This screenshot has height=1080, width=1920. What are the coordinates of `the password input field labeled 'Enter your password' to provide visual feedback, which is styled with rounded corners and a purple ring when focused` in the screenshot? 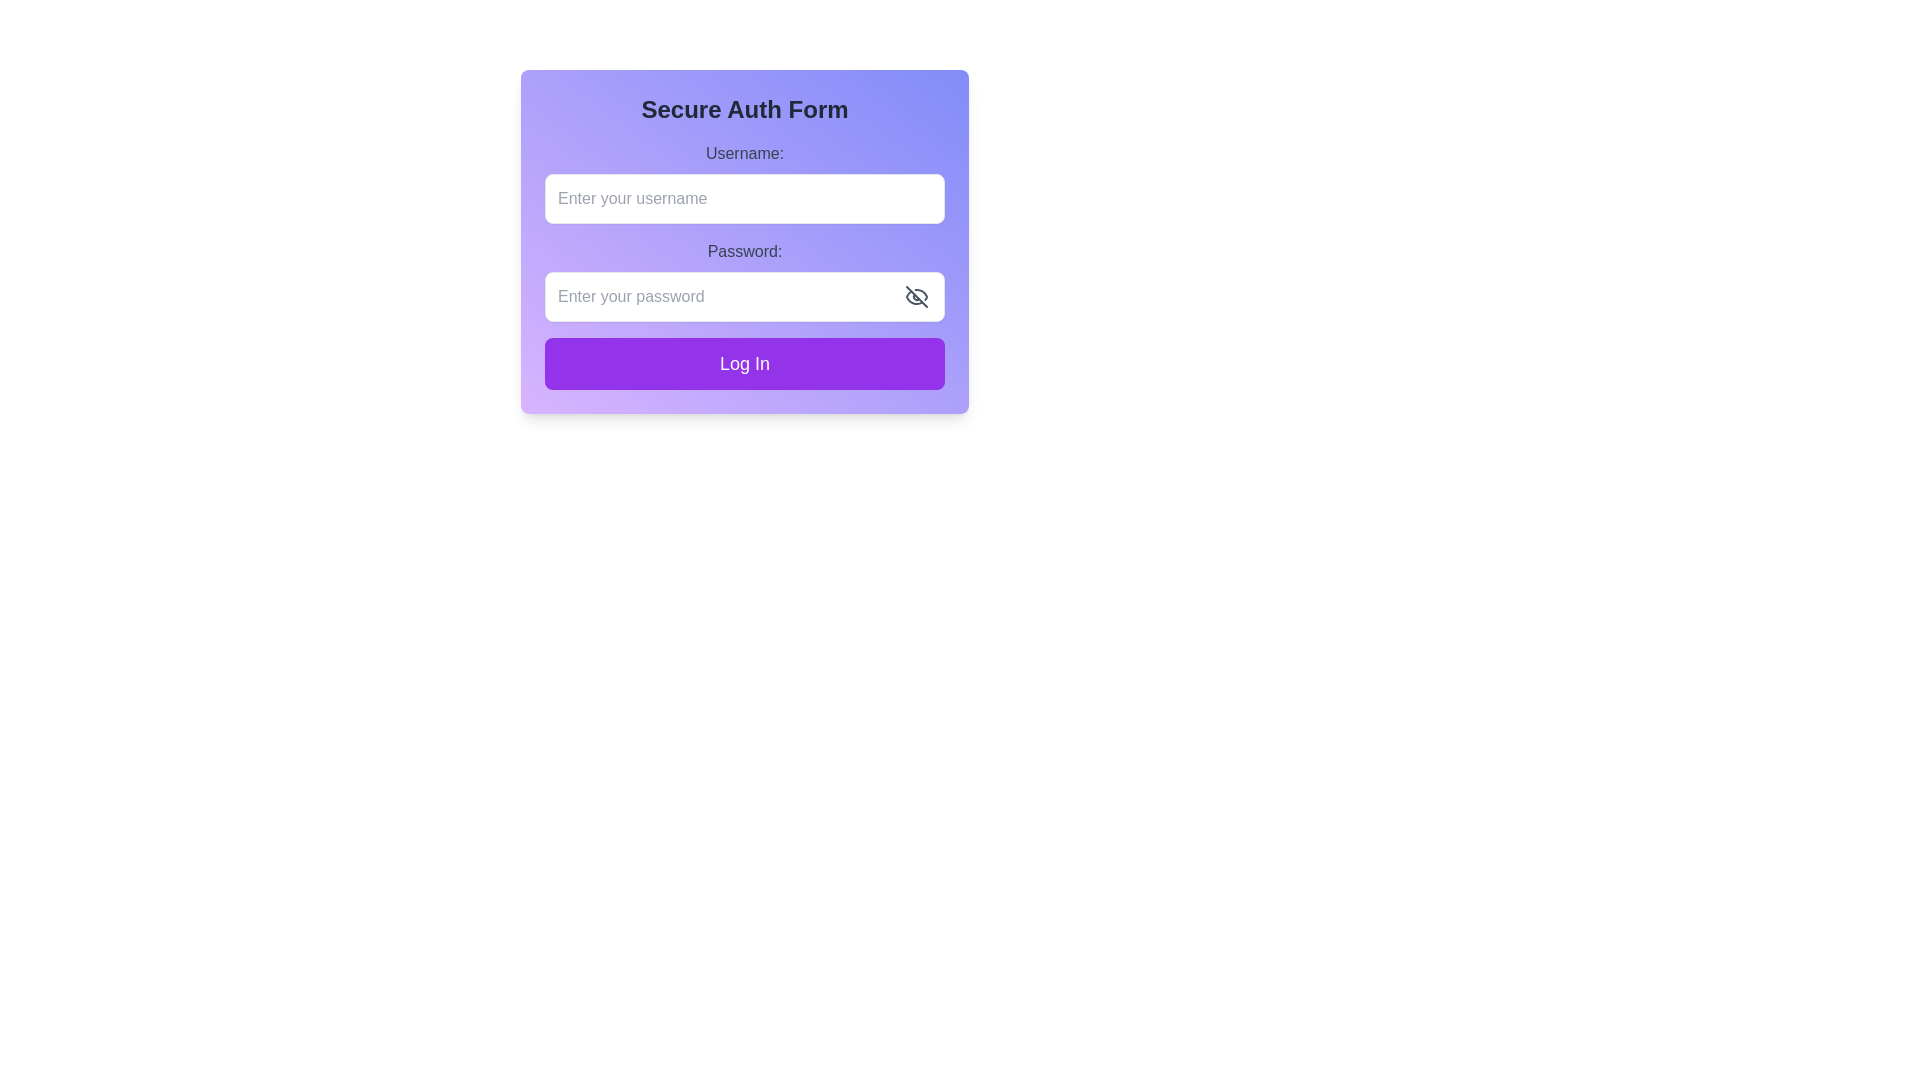 It's located at (743, 297).